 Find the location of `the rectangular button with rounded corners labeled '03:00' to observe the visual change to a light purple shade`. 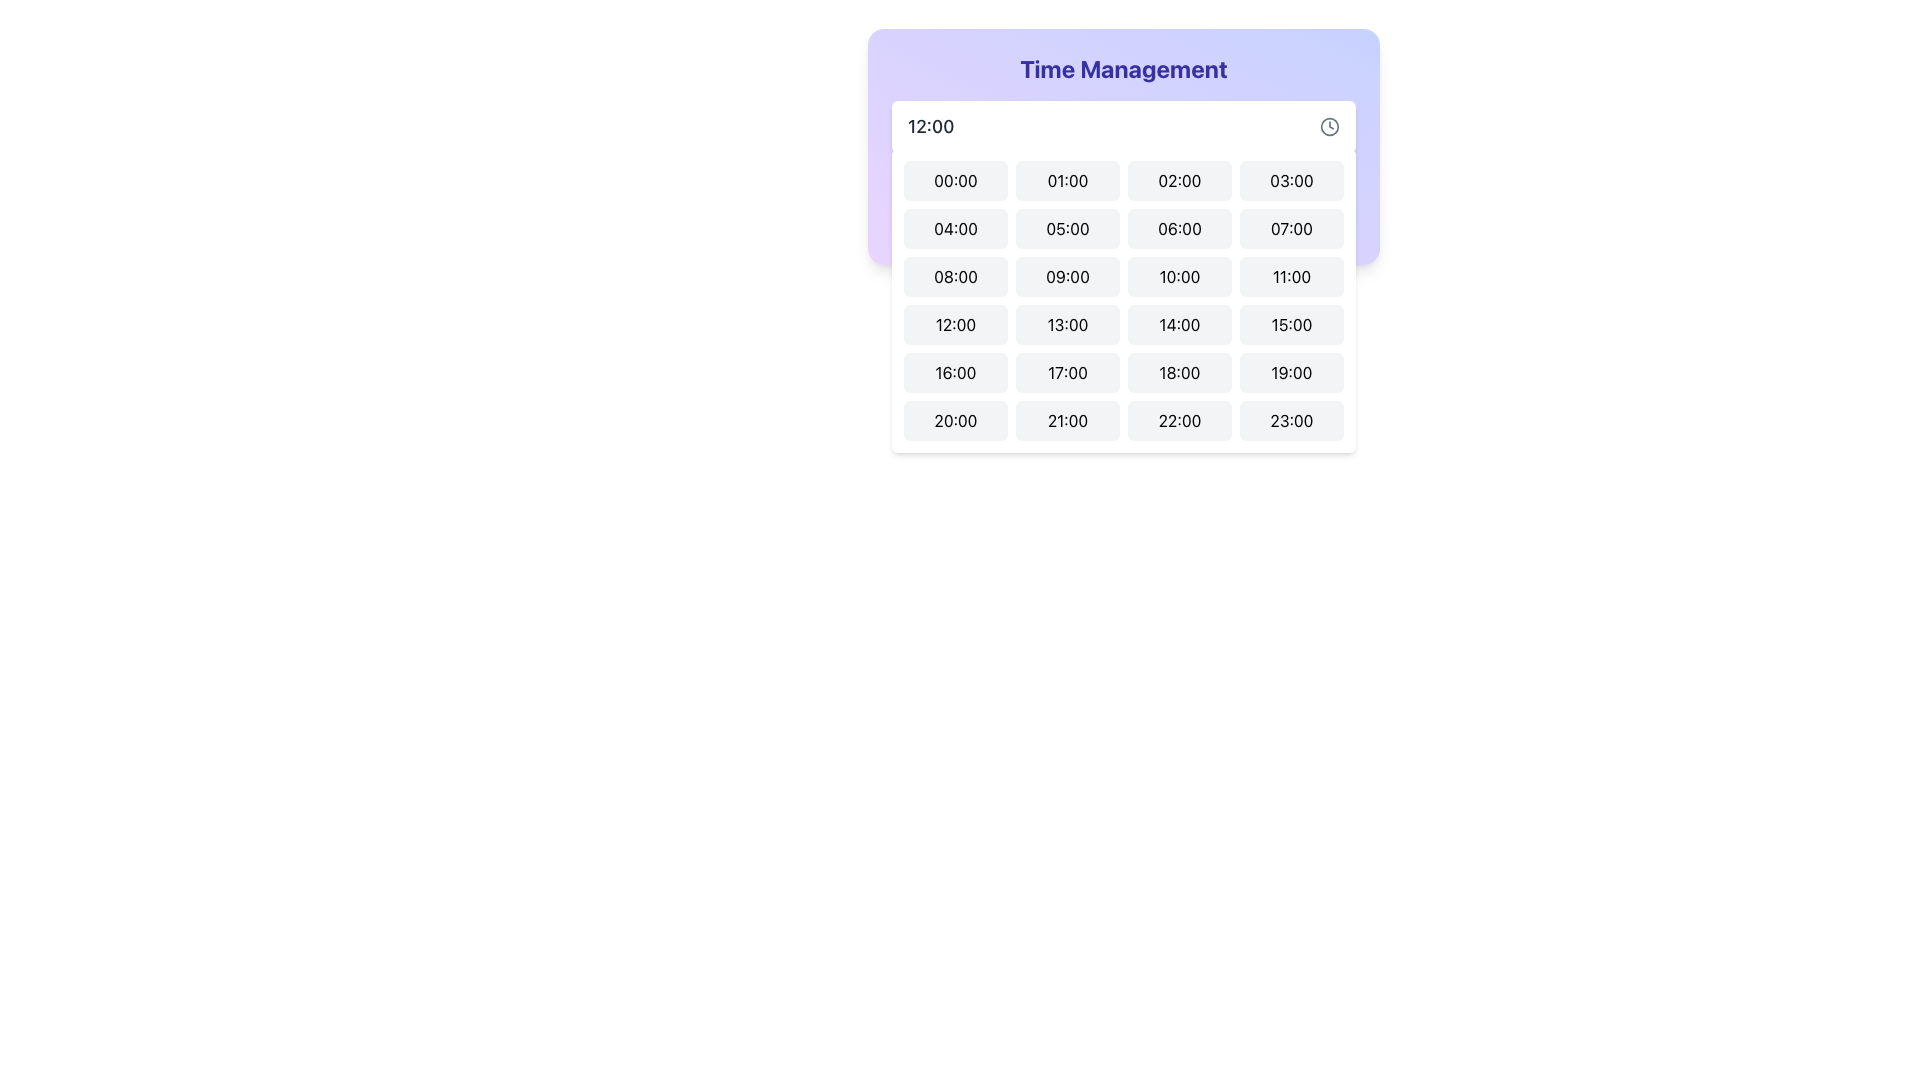

the rectangular button with rounded corners labeled '03:00' to observe the visual change to a light purple shade is located at coordinates (1291, 181).